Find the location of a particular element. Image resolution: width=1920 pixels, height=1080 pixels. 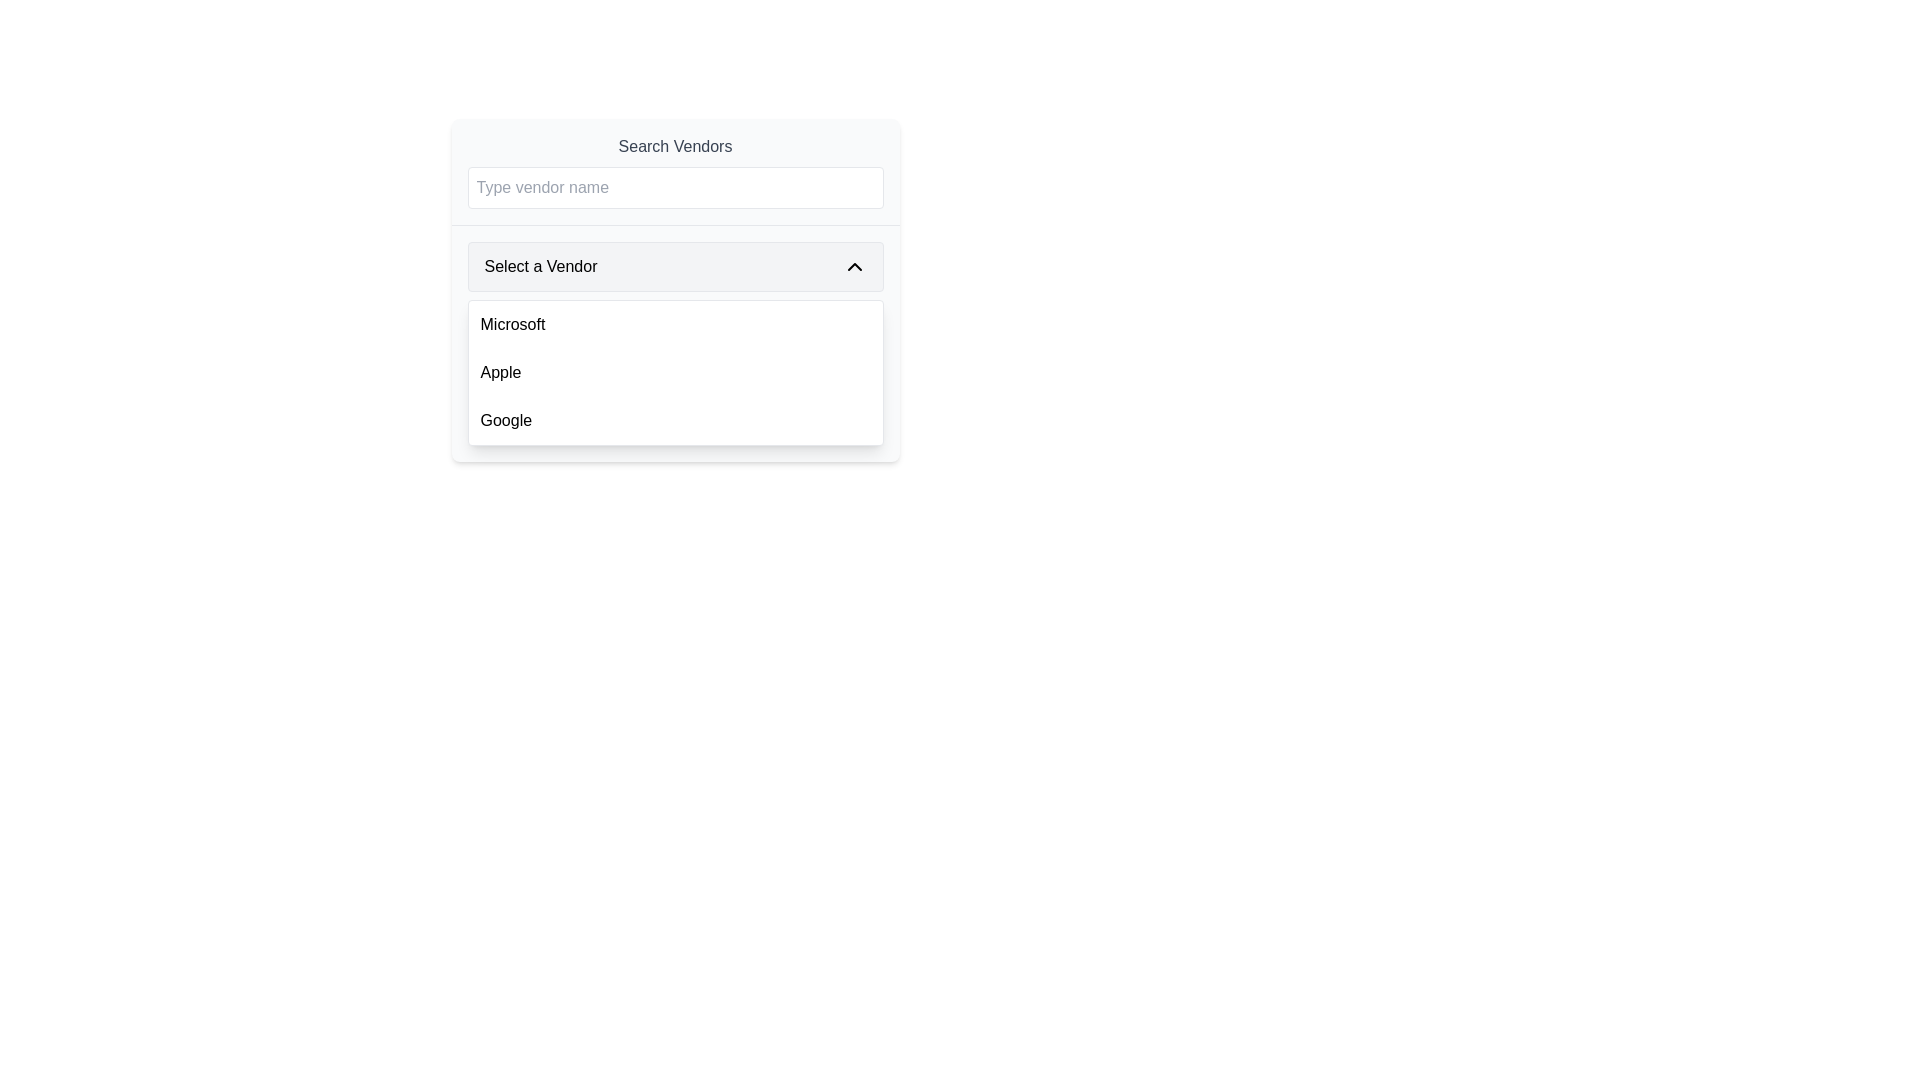

the 'Google' text element in the dropdown menu is located at coordinates (506, 419).